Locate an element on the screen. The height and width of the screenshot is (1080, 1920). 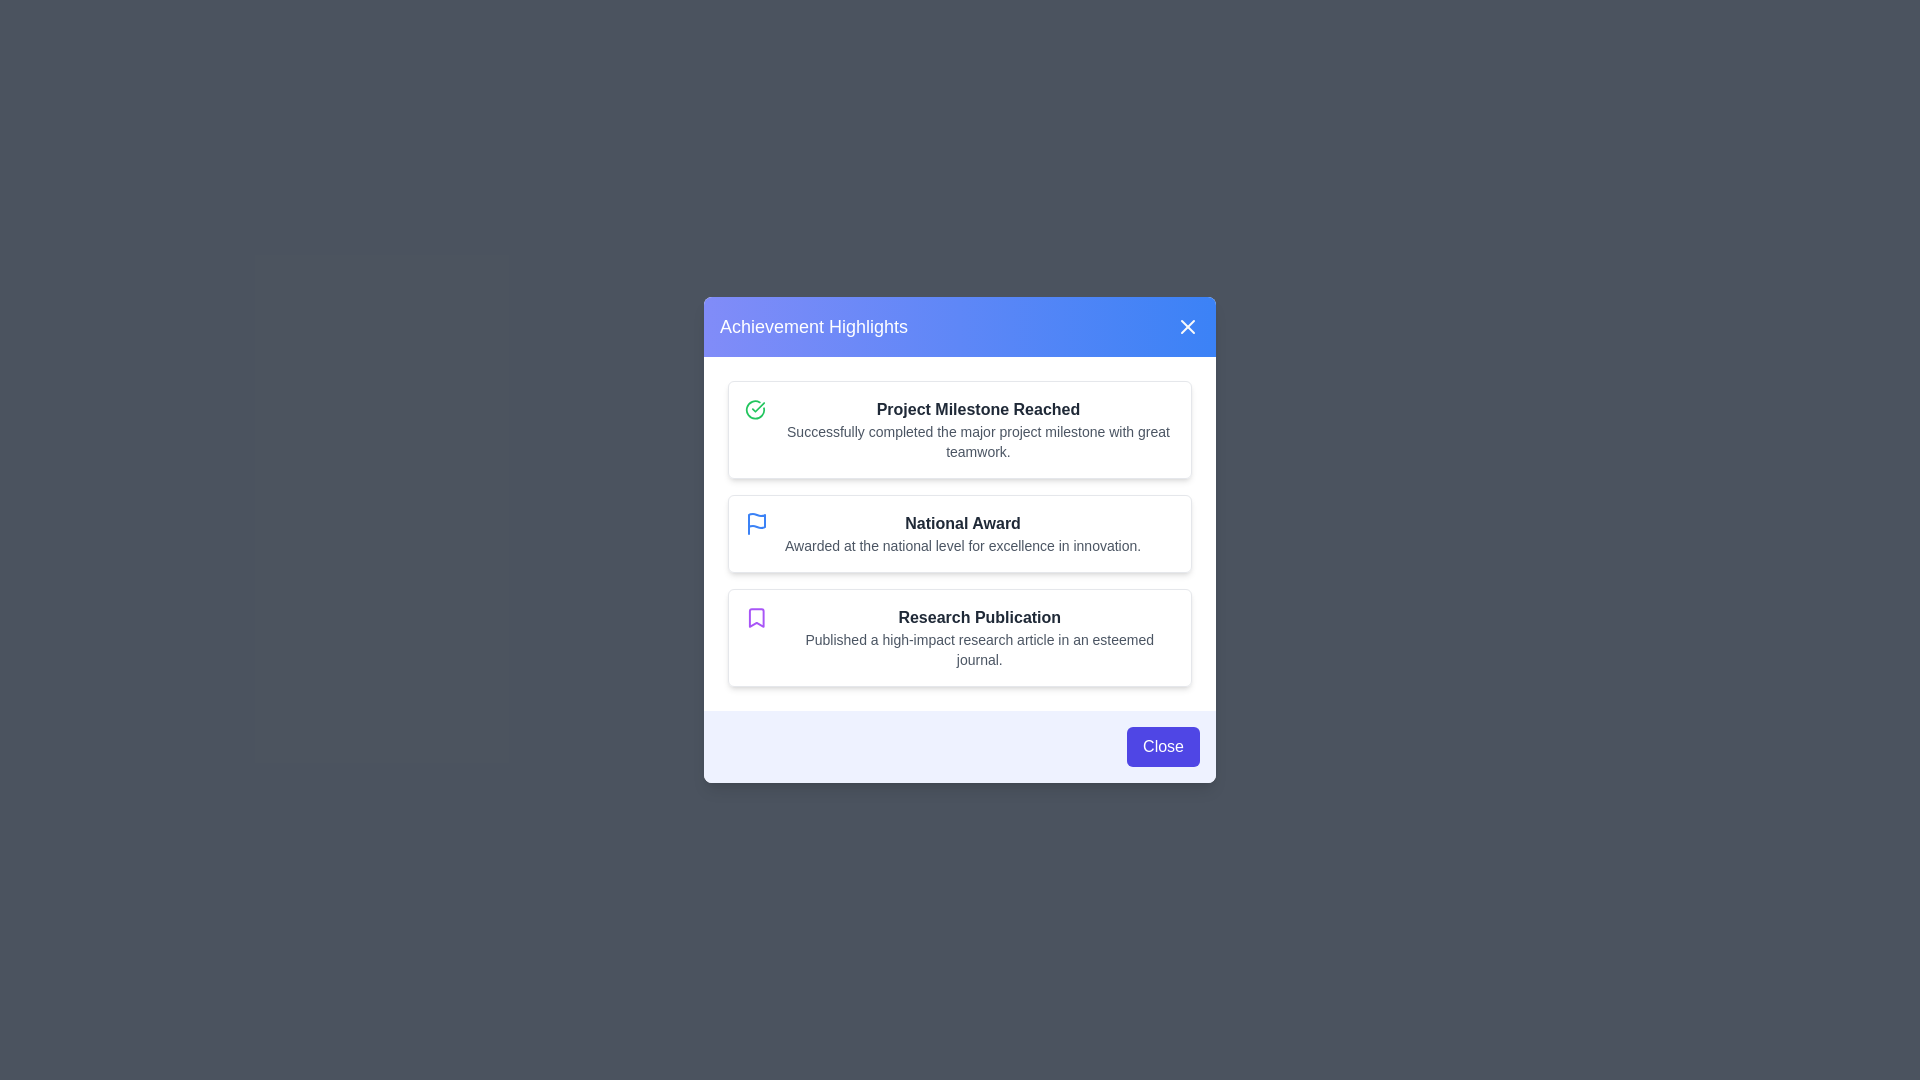
text on the Informational card titled 'Project Milestone Reached' which is the first card under 'Achievement Highlights' in the blue modal window is located at coordinates (960, 428).